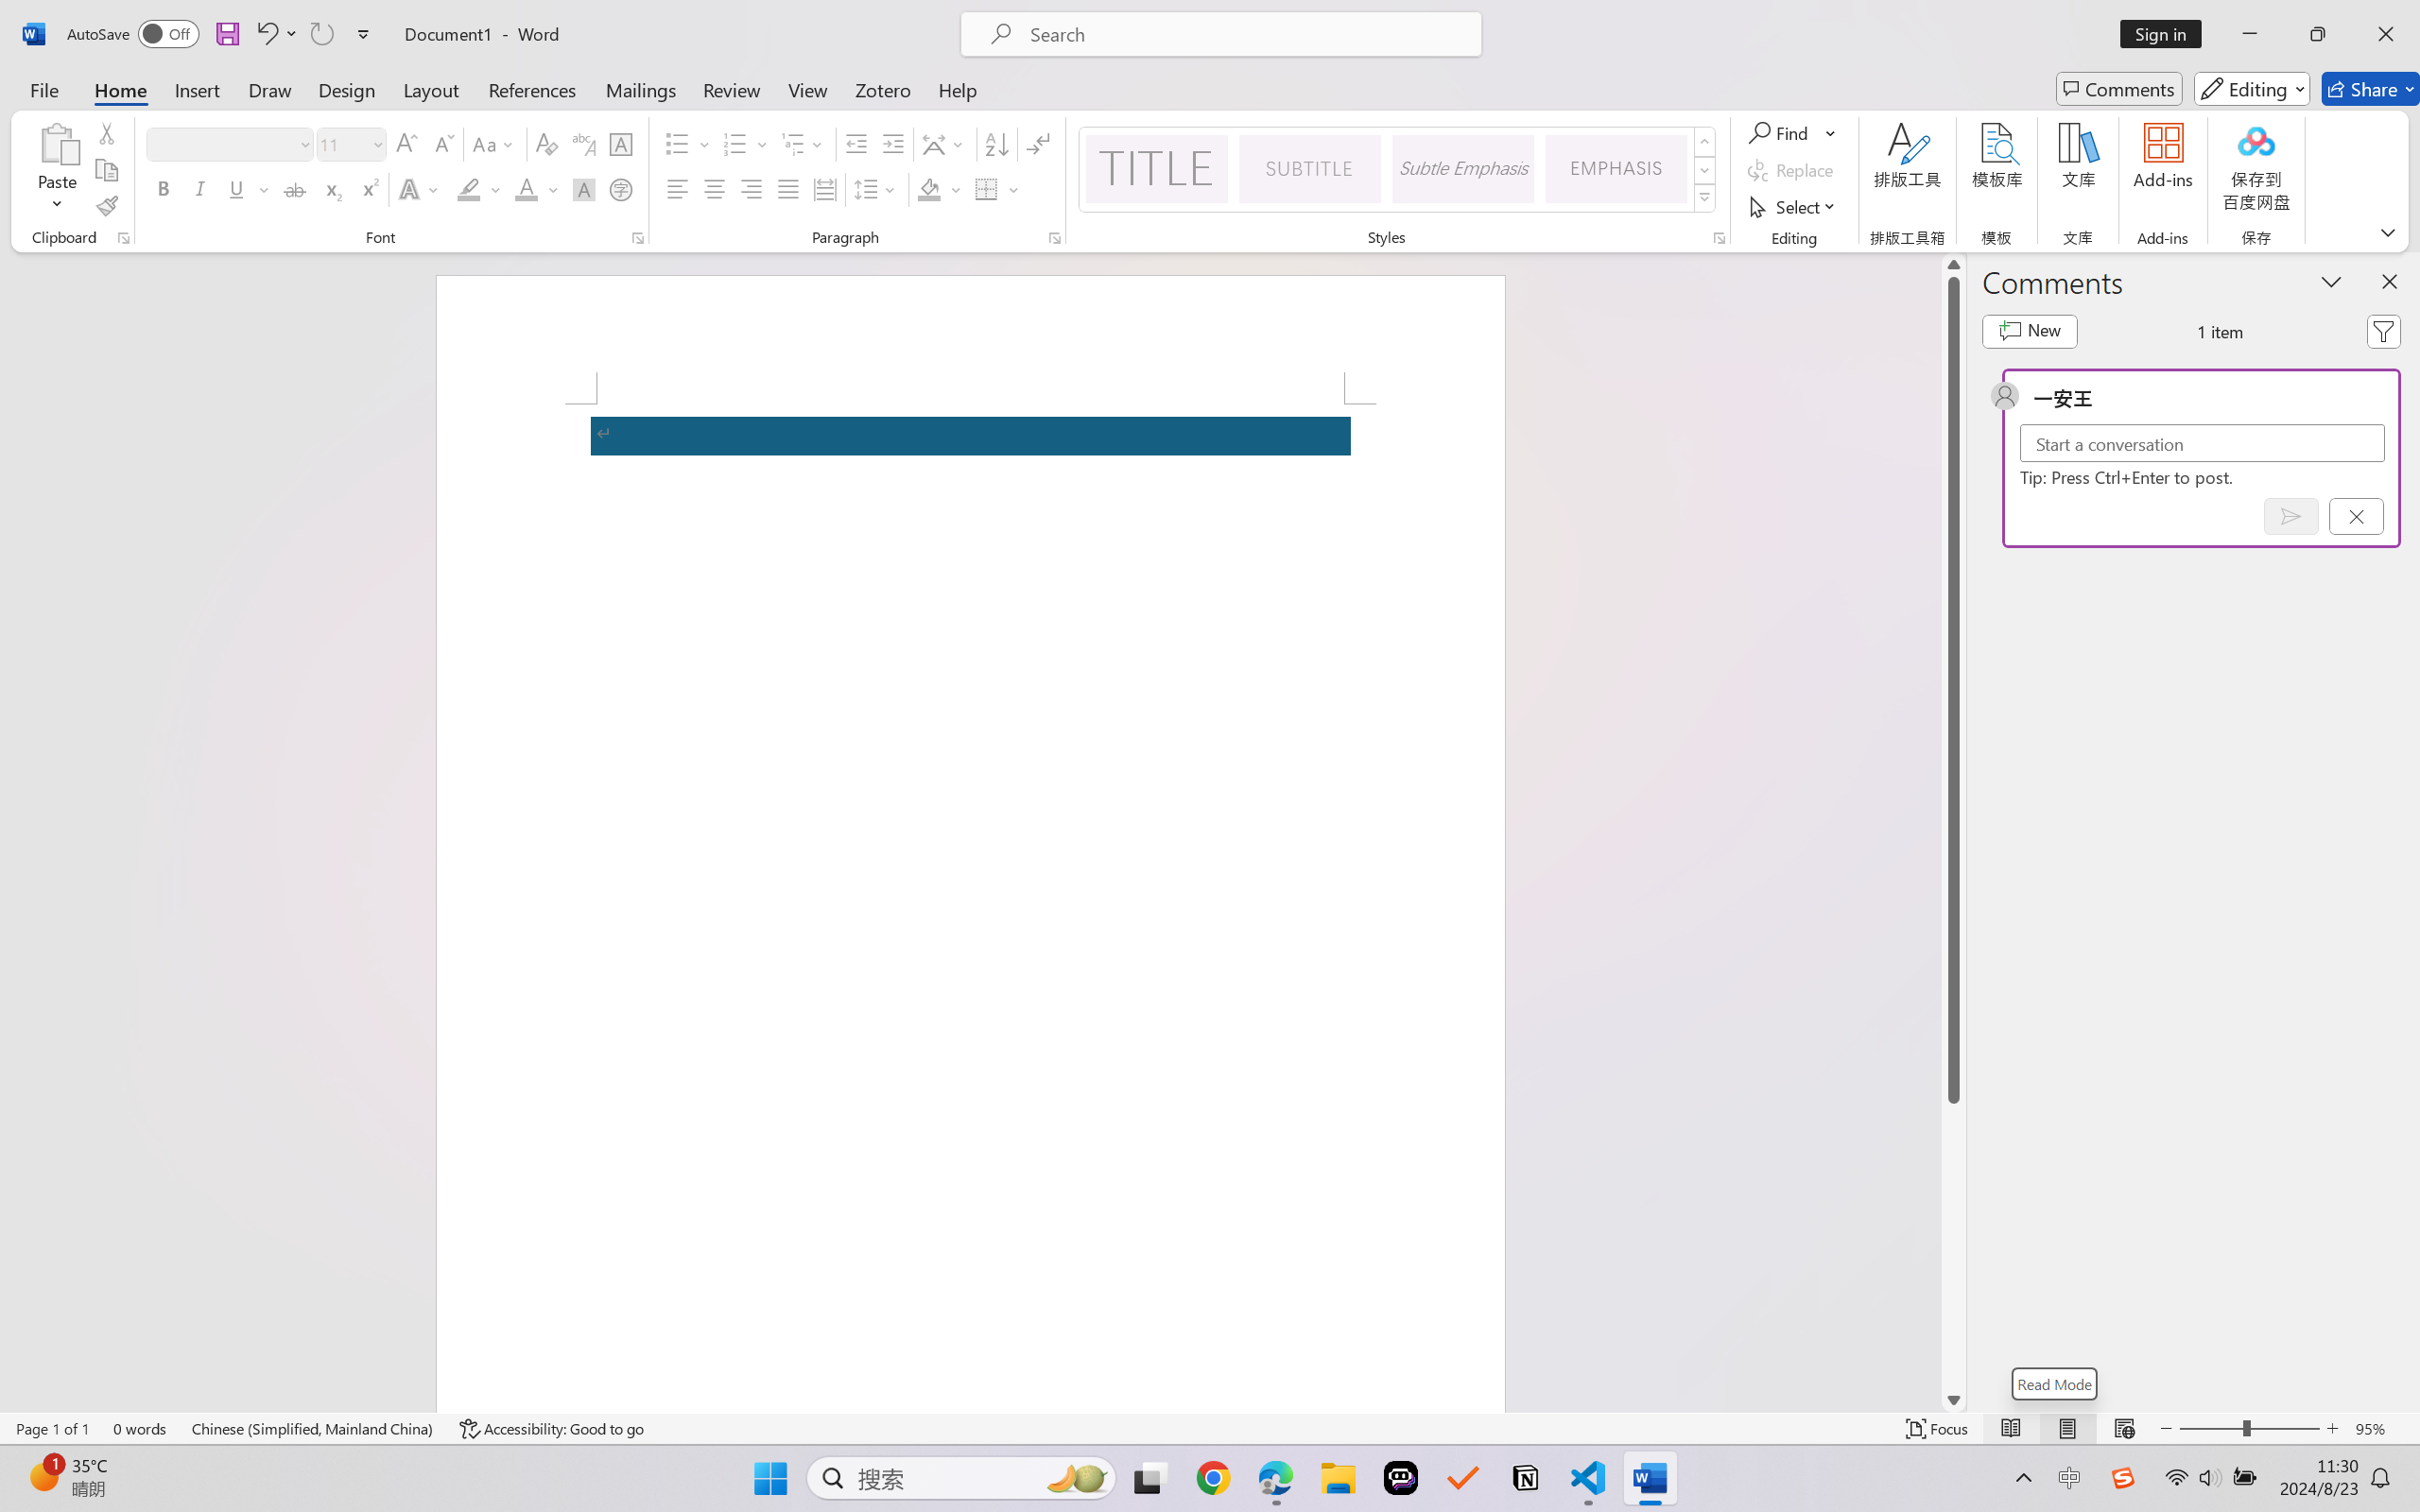  Describe the element at coordinates (527, 188) in the screenshot. I see `'Font Color RGB(255, 0, 0)'` at that location.